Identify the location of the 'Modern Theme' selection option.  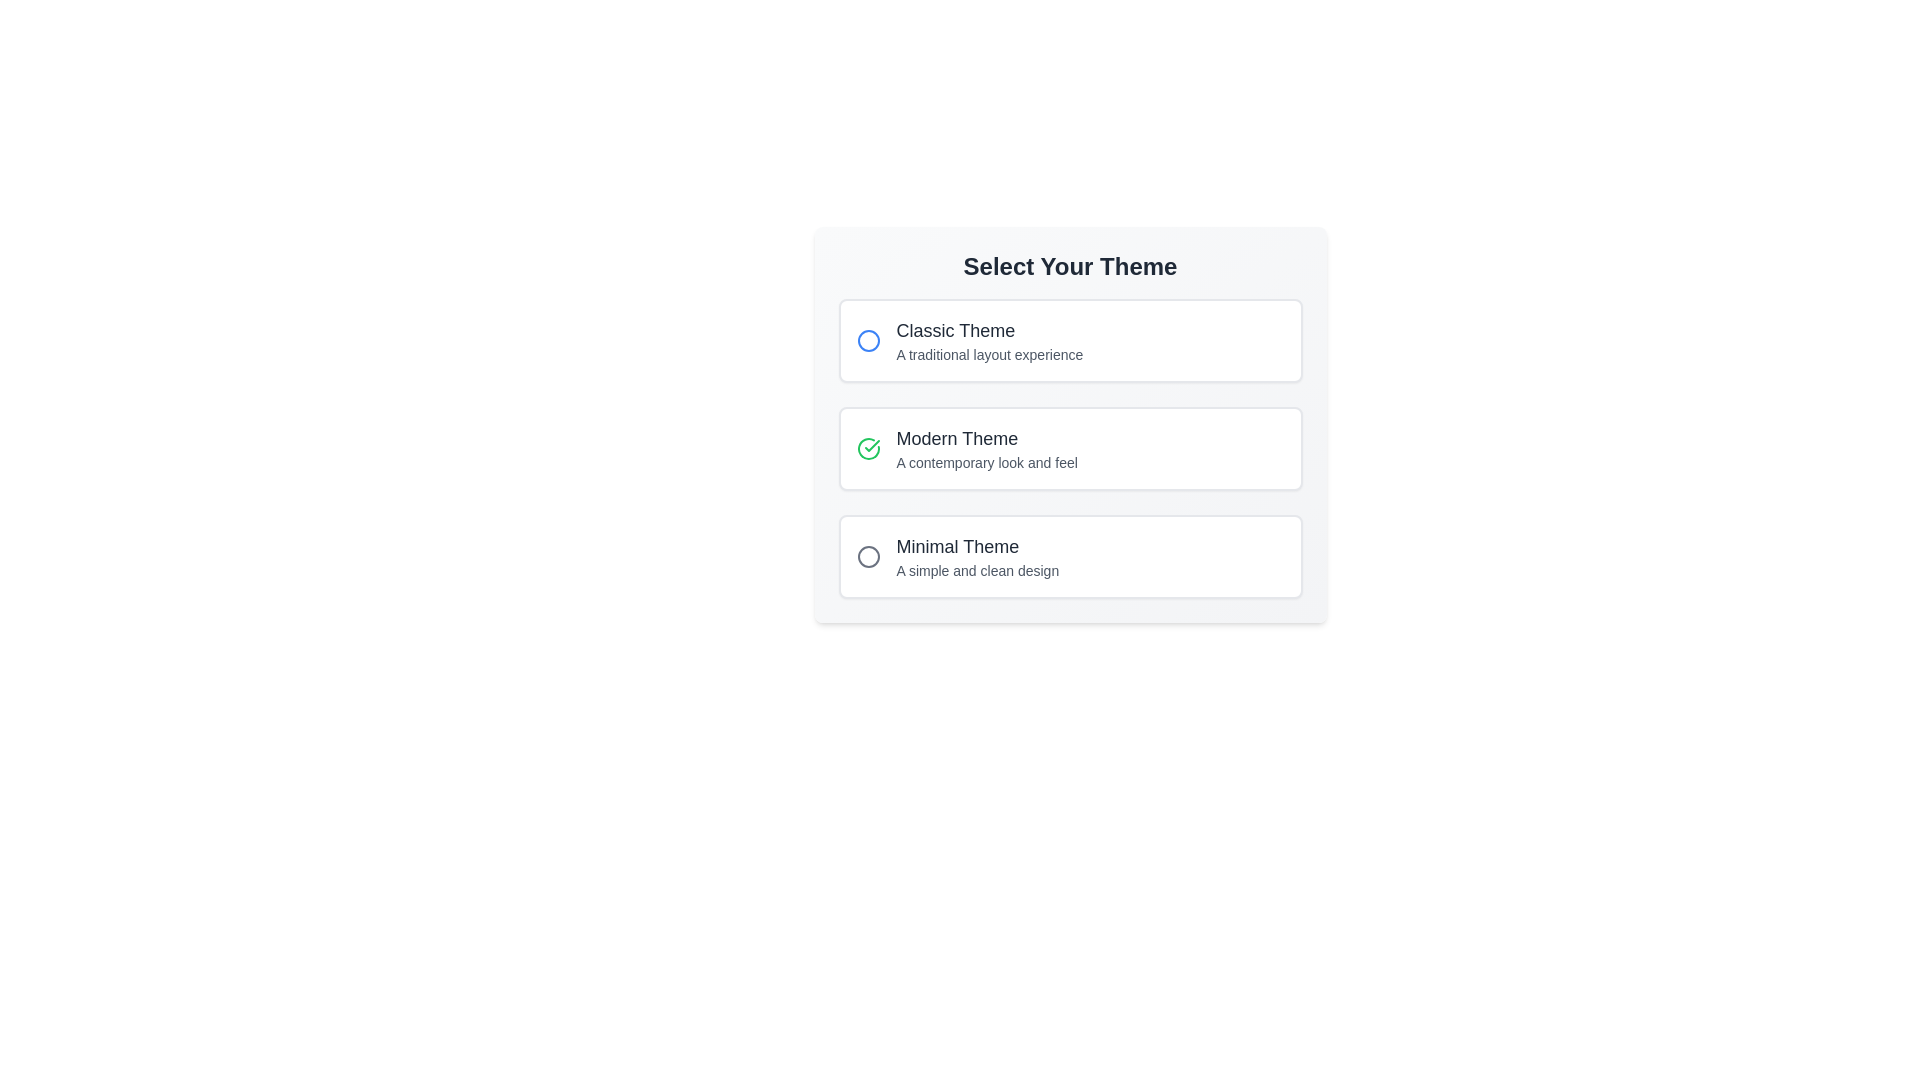
(1069, 447).